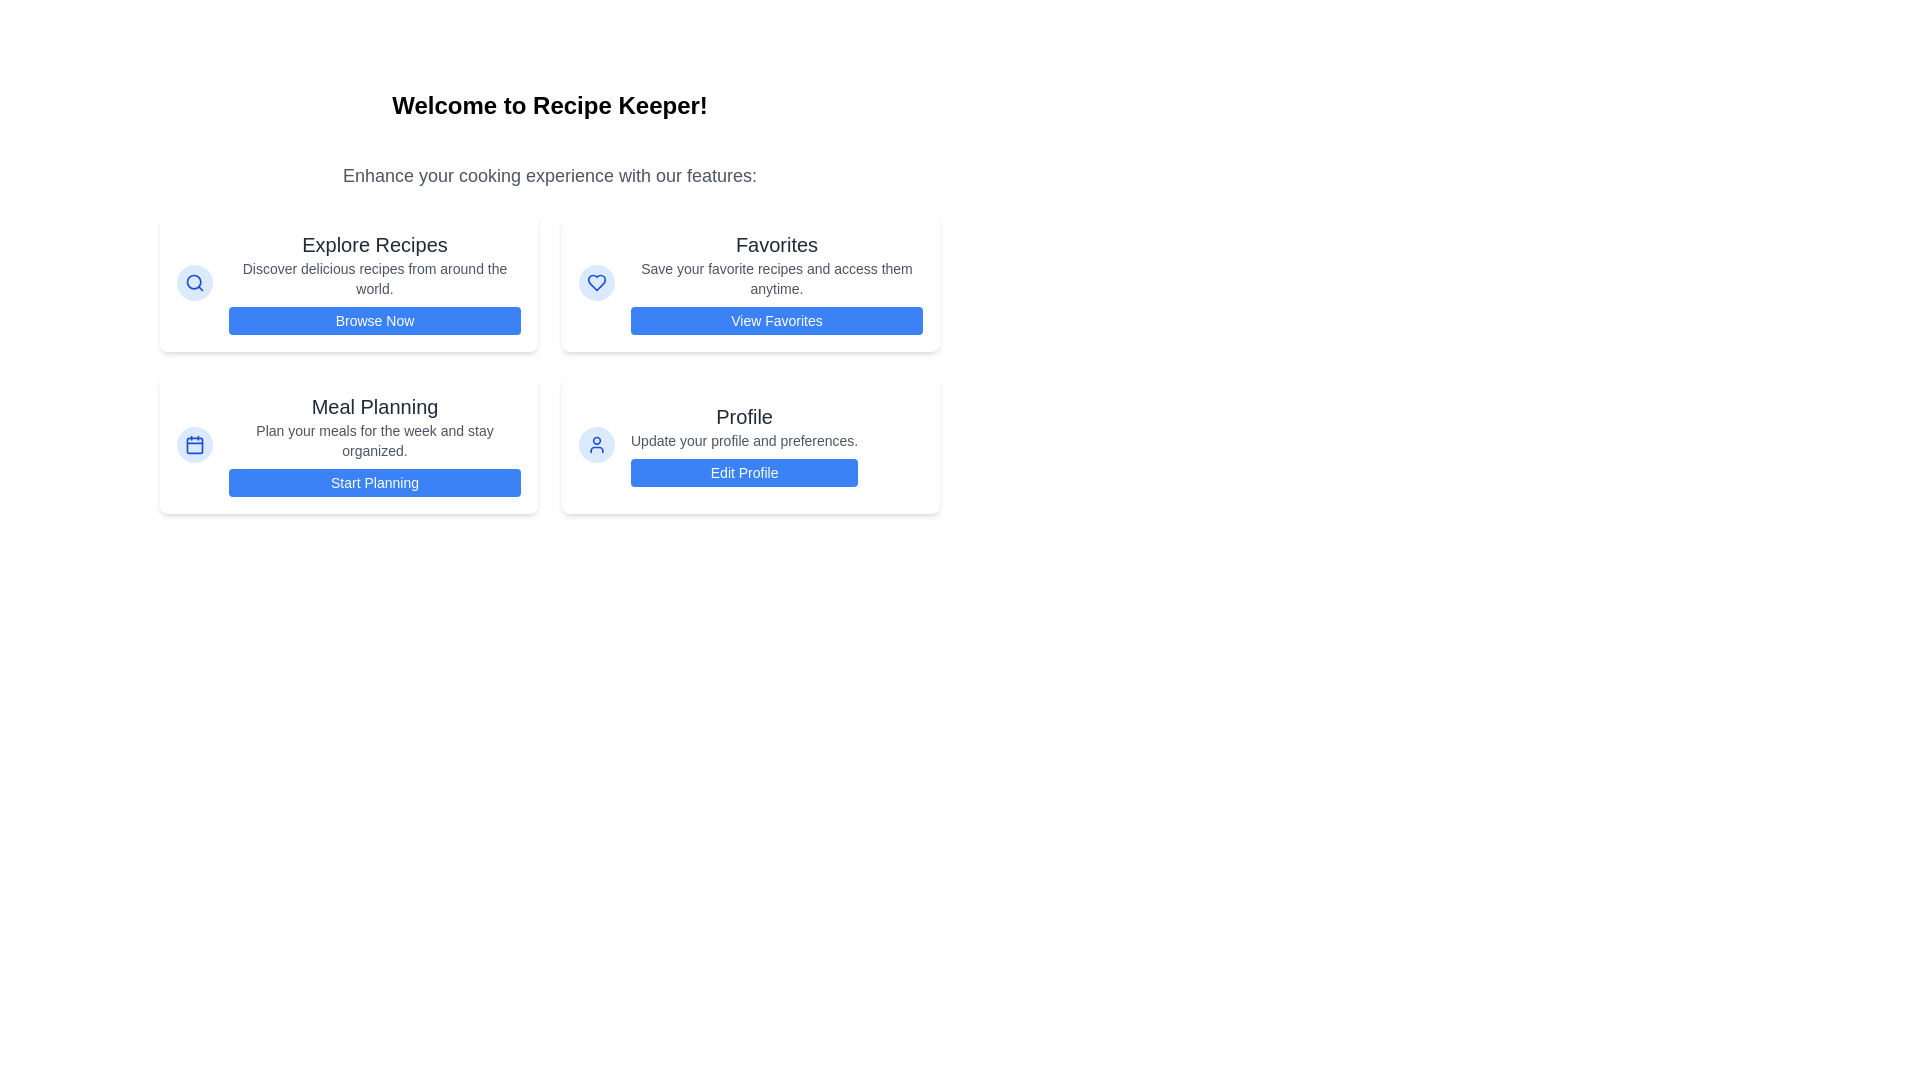 The width and height of the screenshot is (1920, 1080). Describe the element at coordinates (374, 319) in the screenshot. I see `the 'Explore Recipes' button located below the header and text block, which serves as a call-to-action element for browsing recipes` at that location.